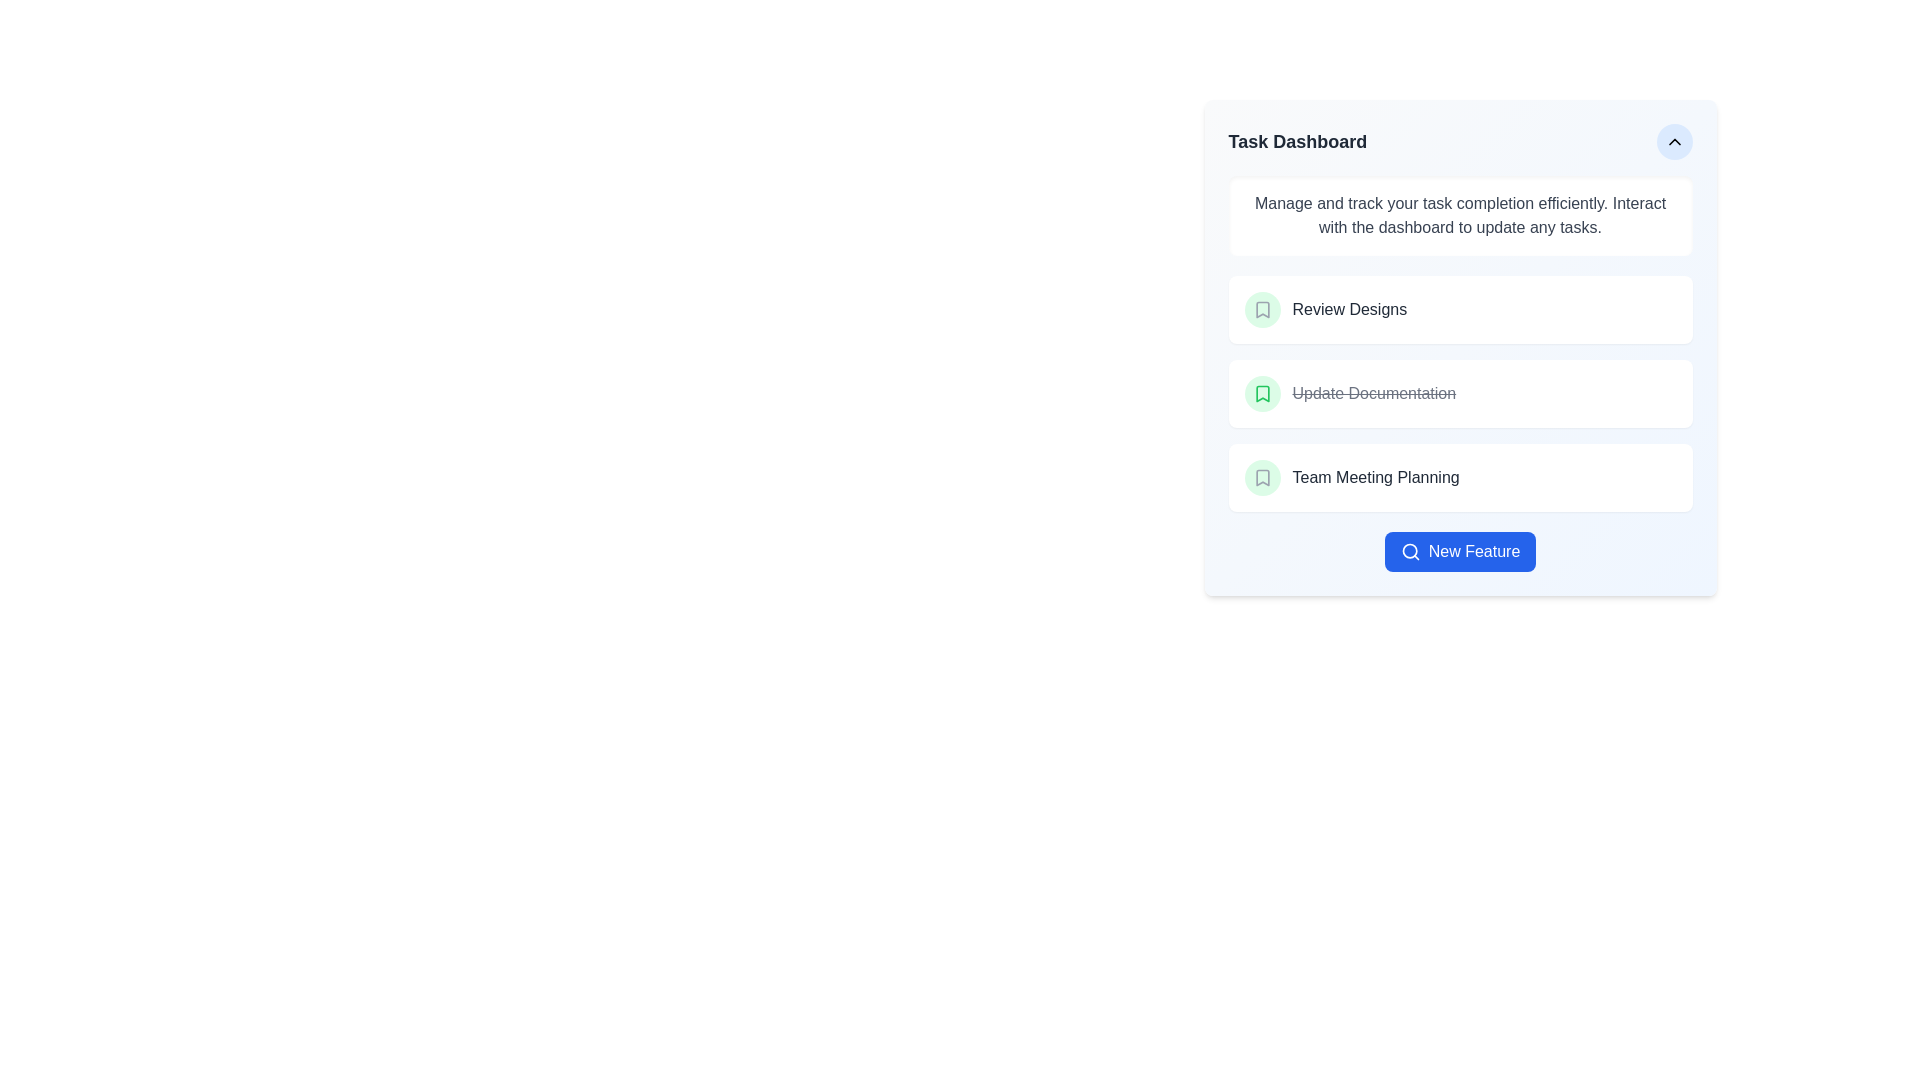 Image resolution: width=1920 pixels, height=1080 pixels. I want to click on the green bookmark icon located to the left of the task title 'Update Documentation' in the second task card, so click(1261, 393).